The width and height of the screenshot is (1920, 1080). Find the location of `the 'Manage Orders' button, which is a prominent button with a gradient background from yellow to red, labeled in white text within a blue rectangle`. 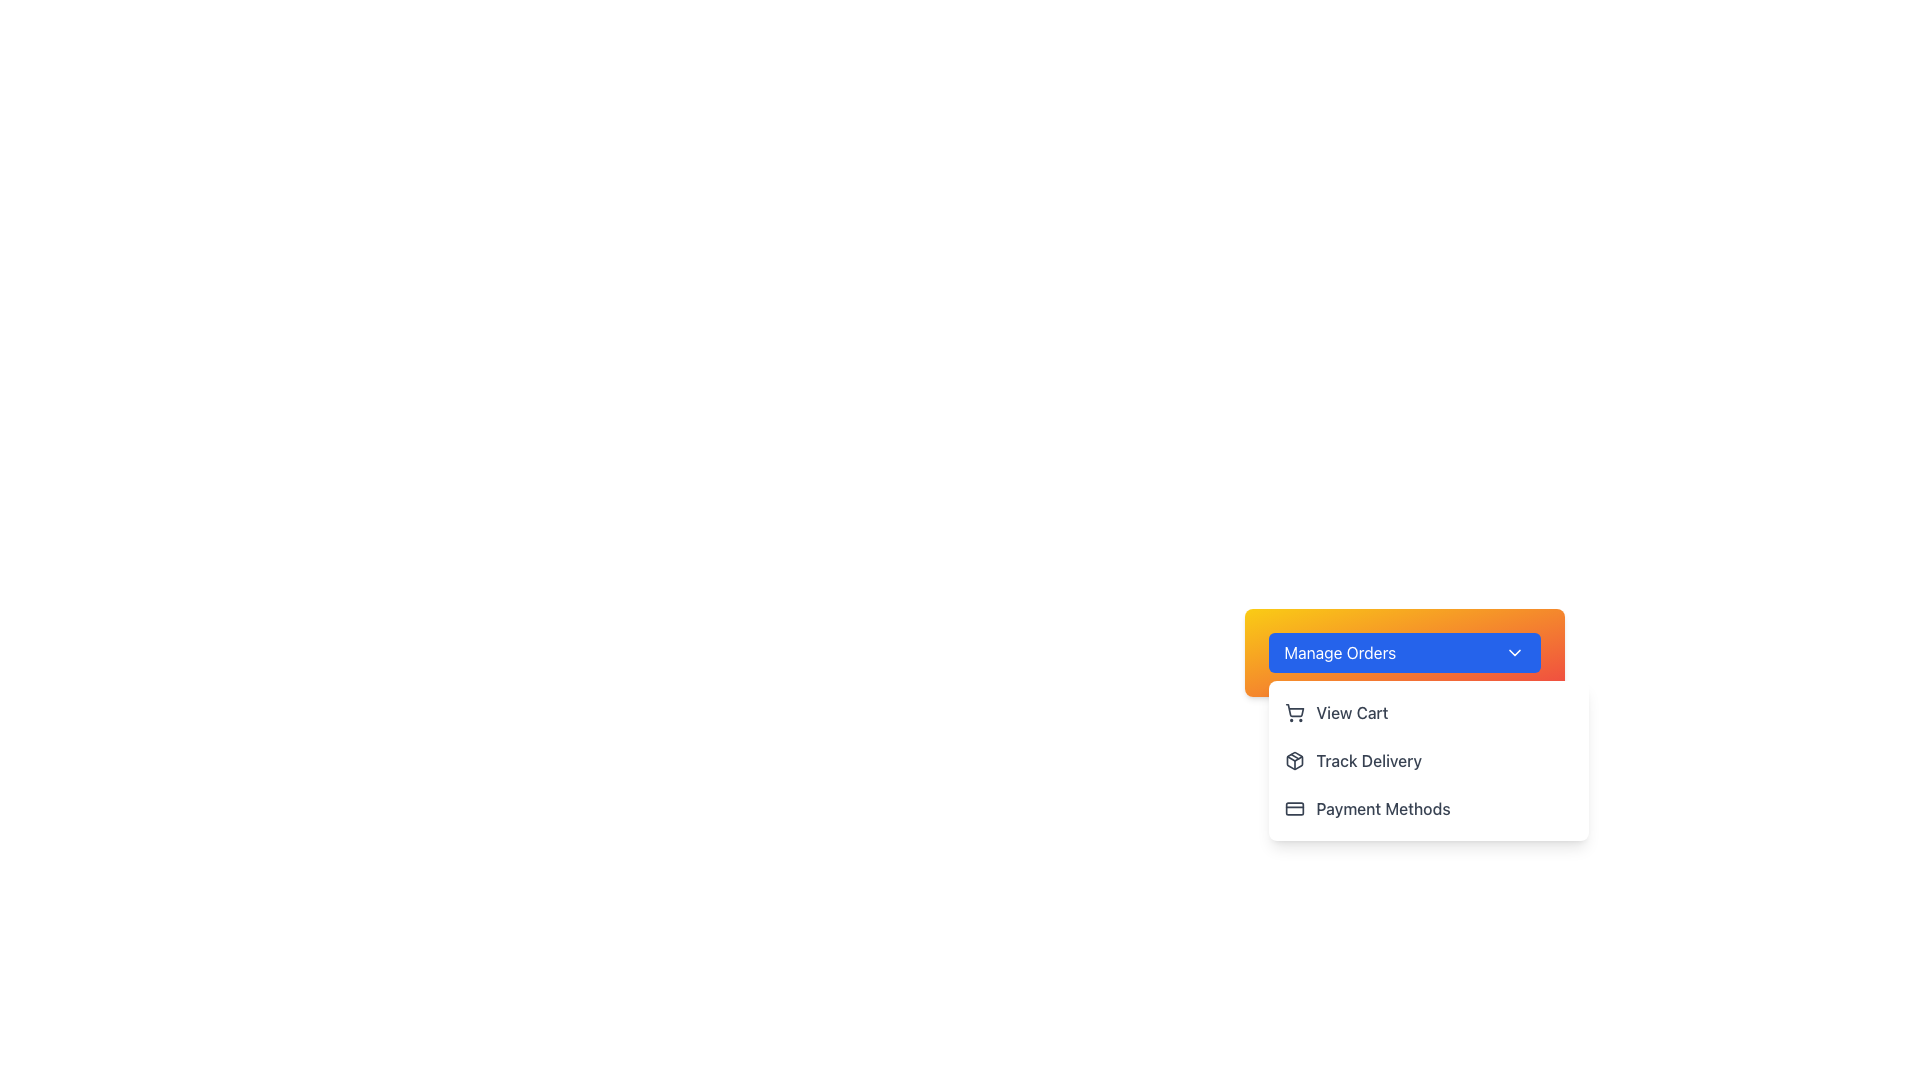

the 'Manage Orders' button, which is a prominent button with a gradient background from yellow to red, labeled in white text within a blue rectangle is located at coordinates (1403, 652).